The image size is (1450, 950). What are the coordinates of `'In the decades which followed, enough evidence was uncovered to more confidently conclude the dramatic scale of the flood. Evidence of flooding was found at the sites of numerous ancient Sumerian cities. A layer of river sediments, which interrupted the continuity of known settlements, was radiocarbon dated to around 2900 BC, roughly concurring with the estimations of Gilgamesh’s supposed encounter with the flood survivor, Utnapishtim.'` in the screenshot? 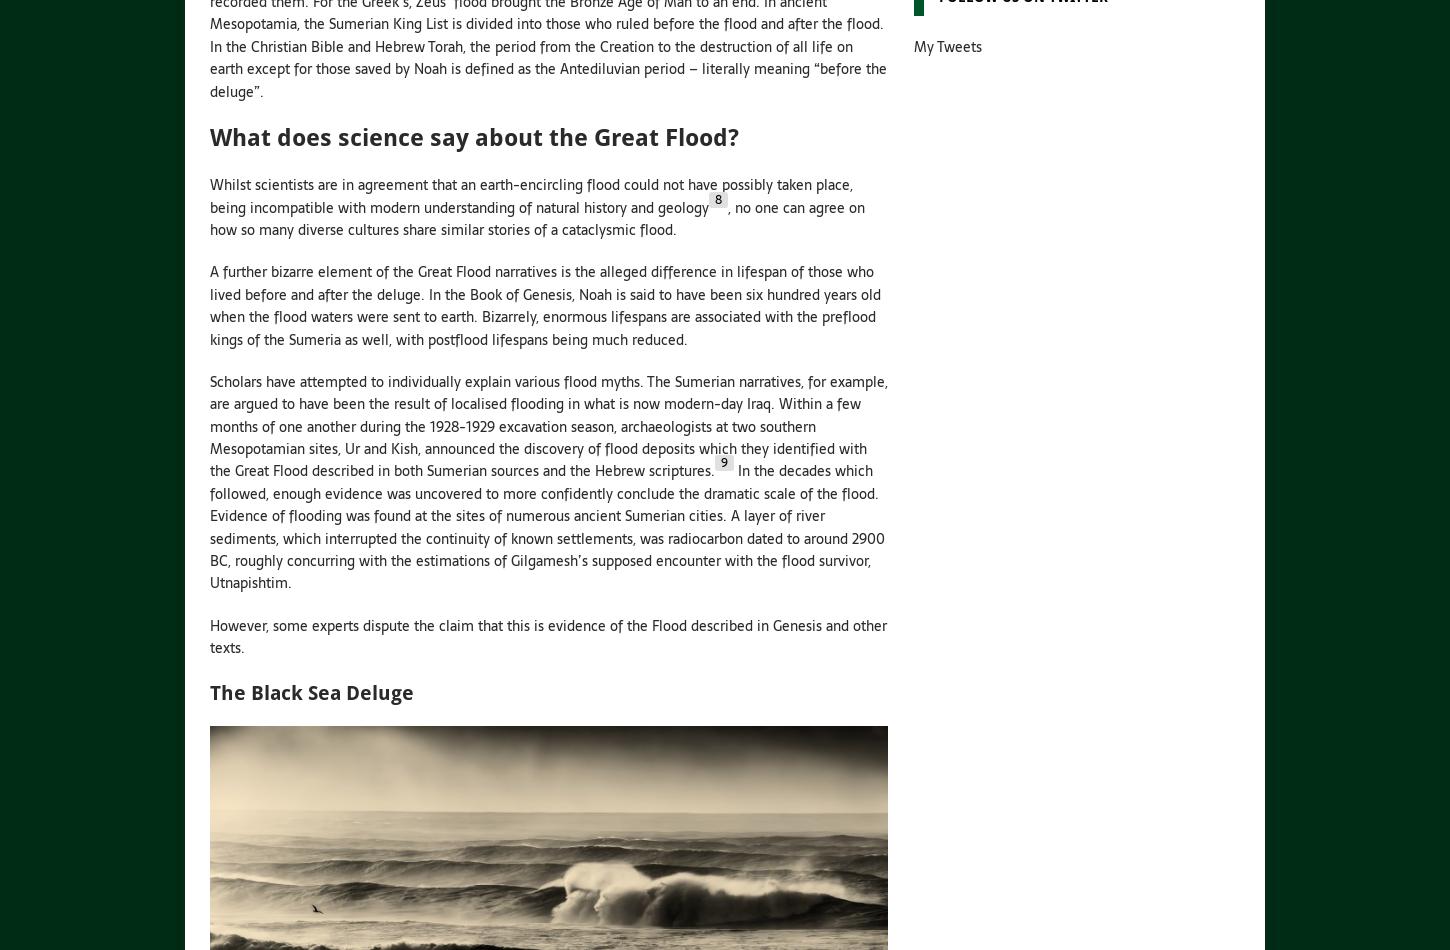 It's located at (208, 526).